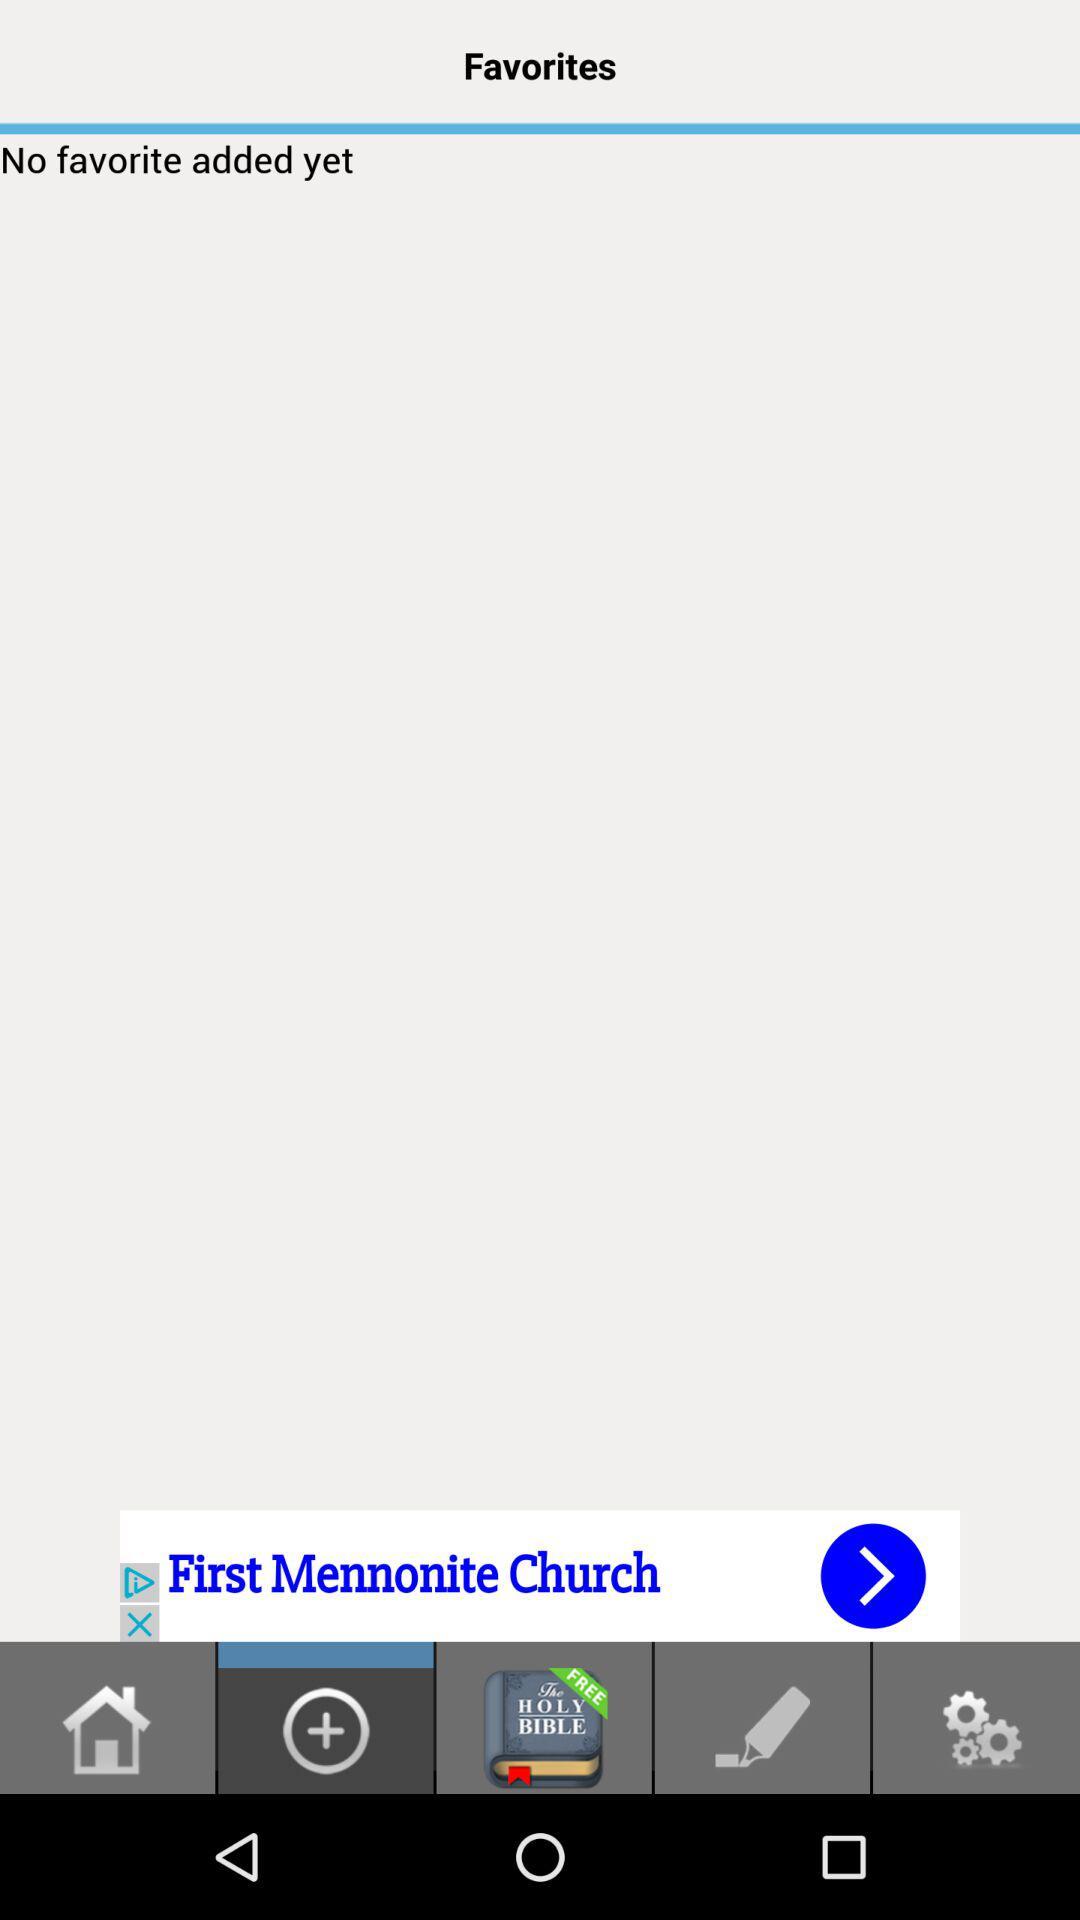 The height and width of the screenshot is (1920, 1080). I want to click on the edit icon, so click(762, 1851).